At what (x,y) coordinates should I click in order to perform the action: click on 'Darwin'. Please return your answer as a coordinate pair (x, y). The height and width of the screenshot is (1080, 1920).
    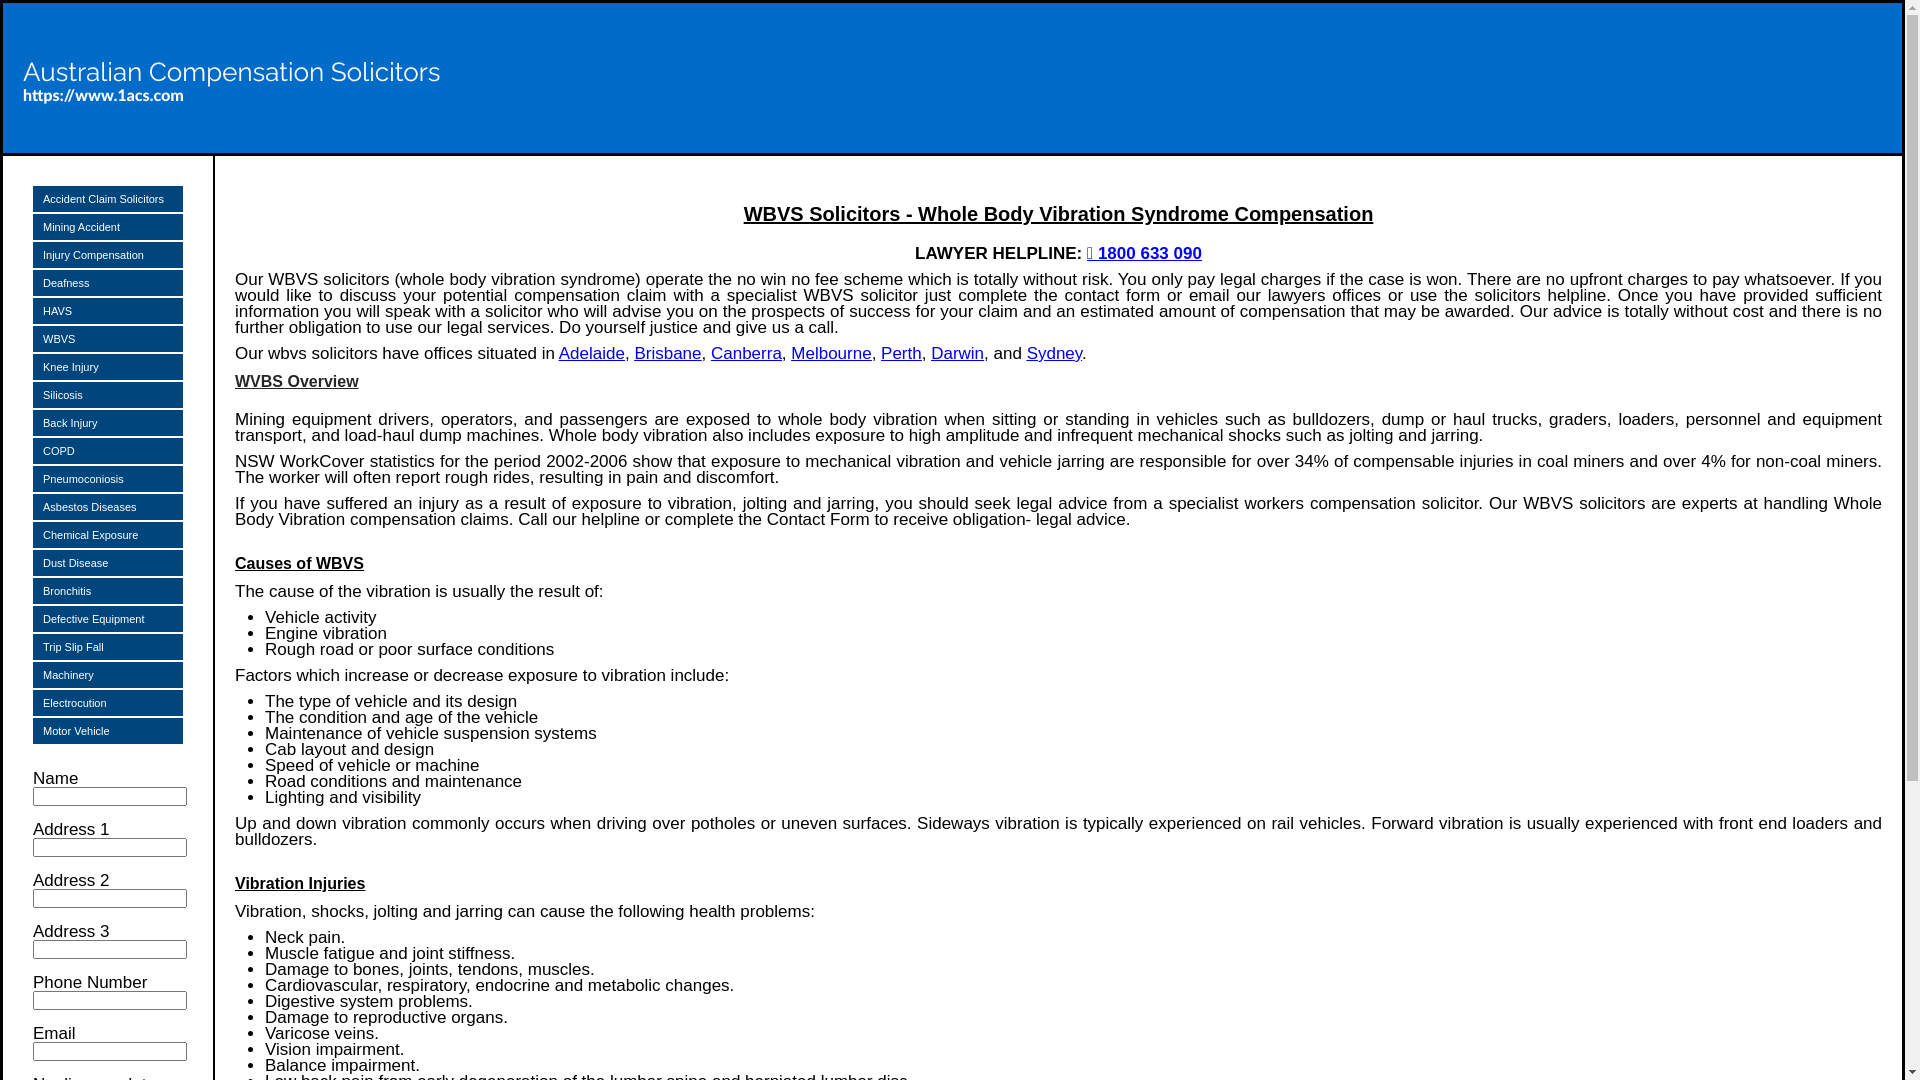
    Looking at the image, I should click on (956, 352).